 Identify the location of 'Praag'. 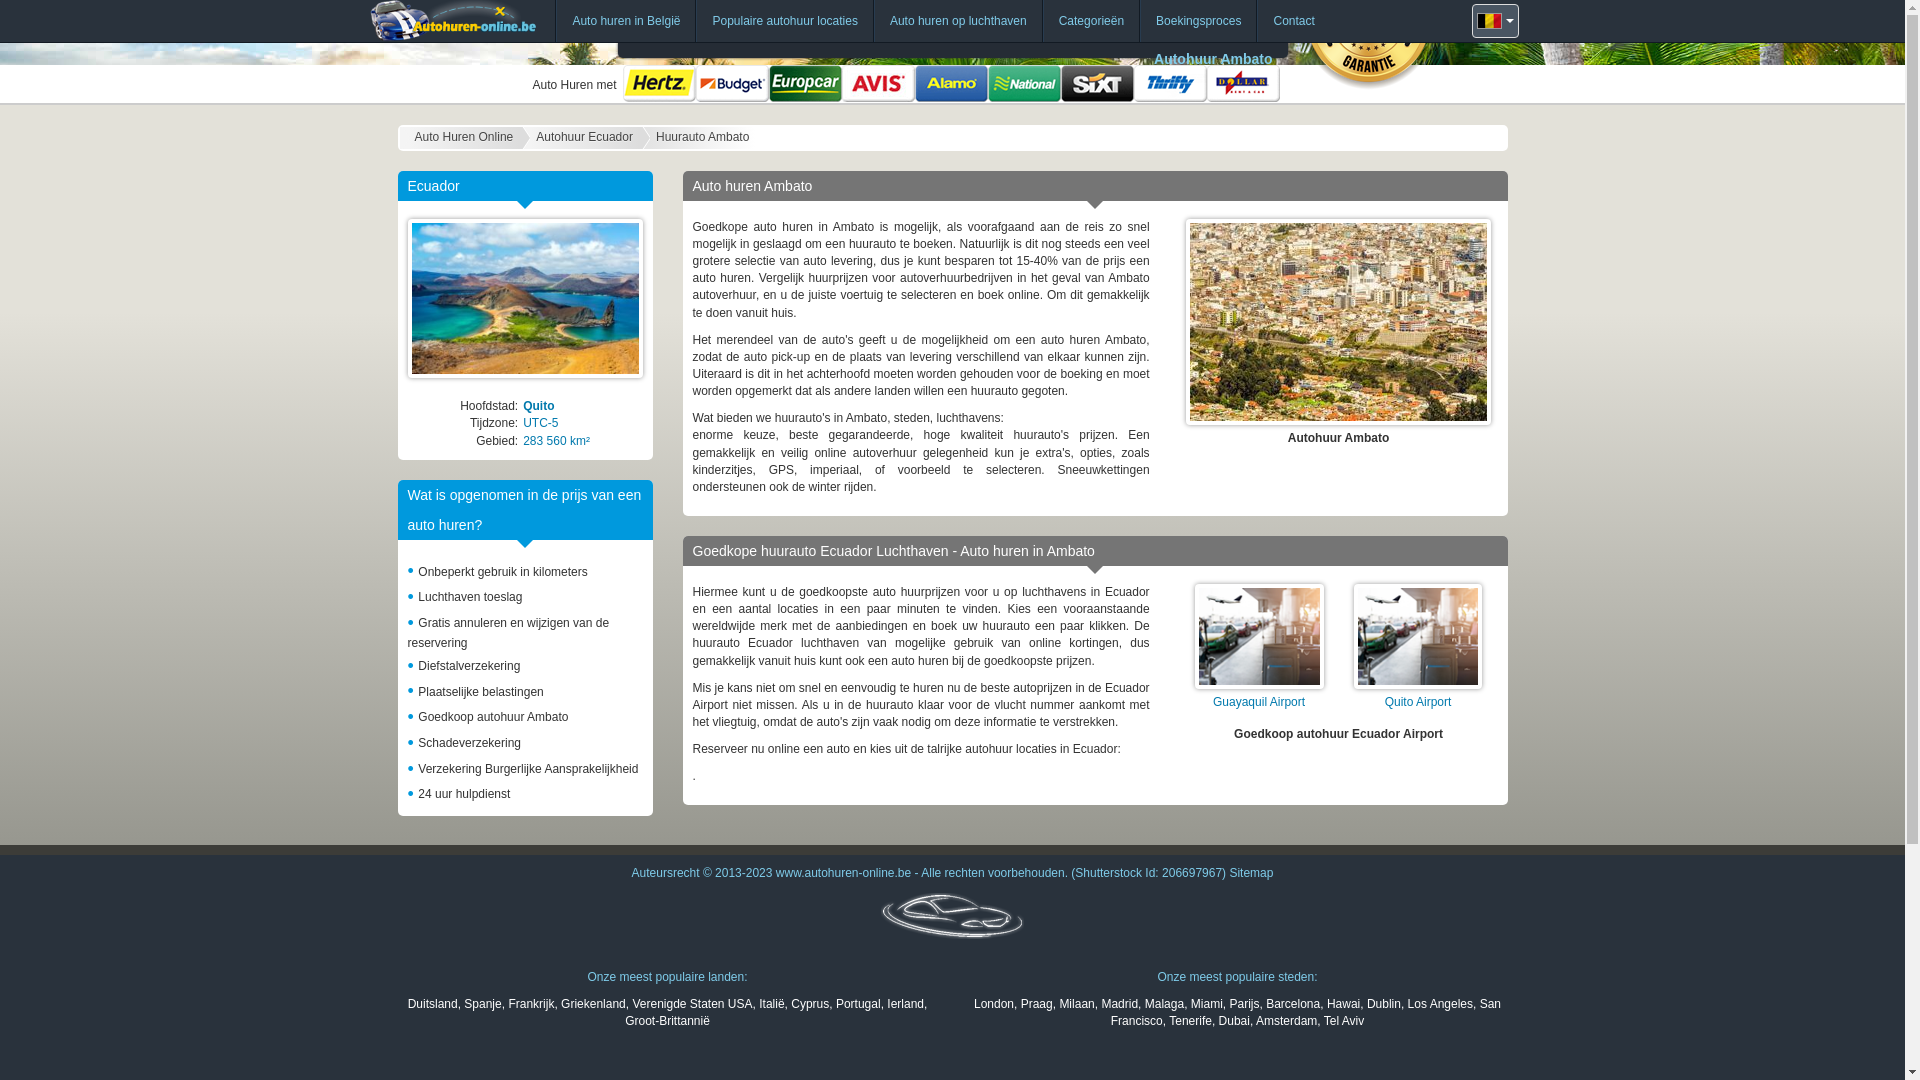
(1021, 1003).